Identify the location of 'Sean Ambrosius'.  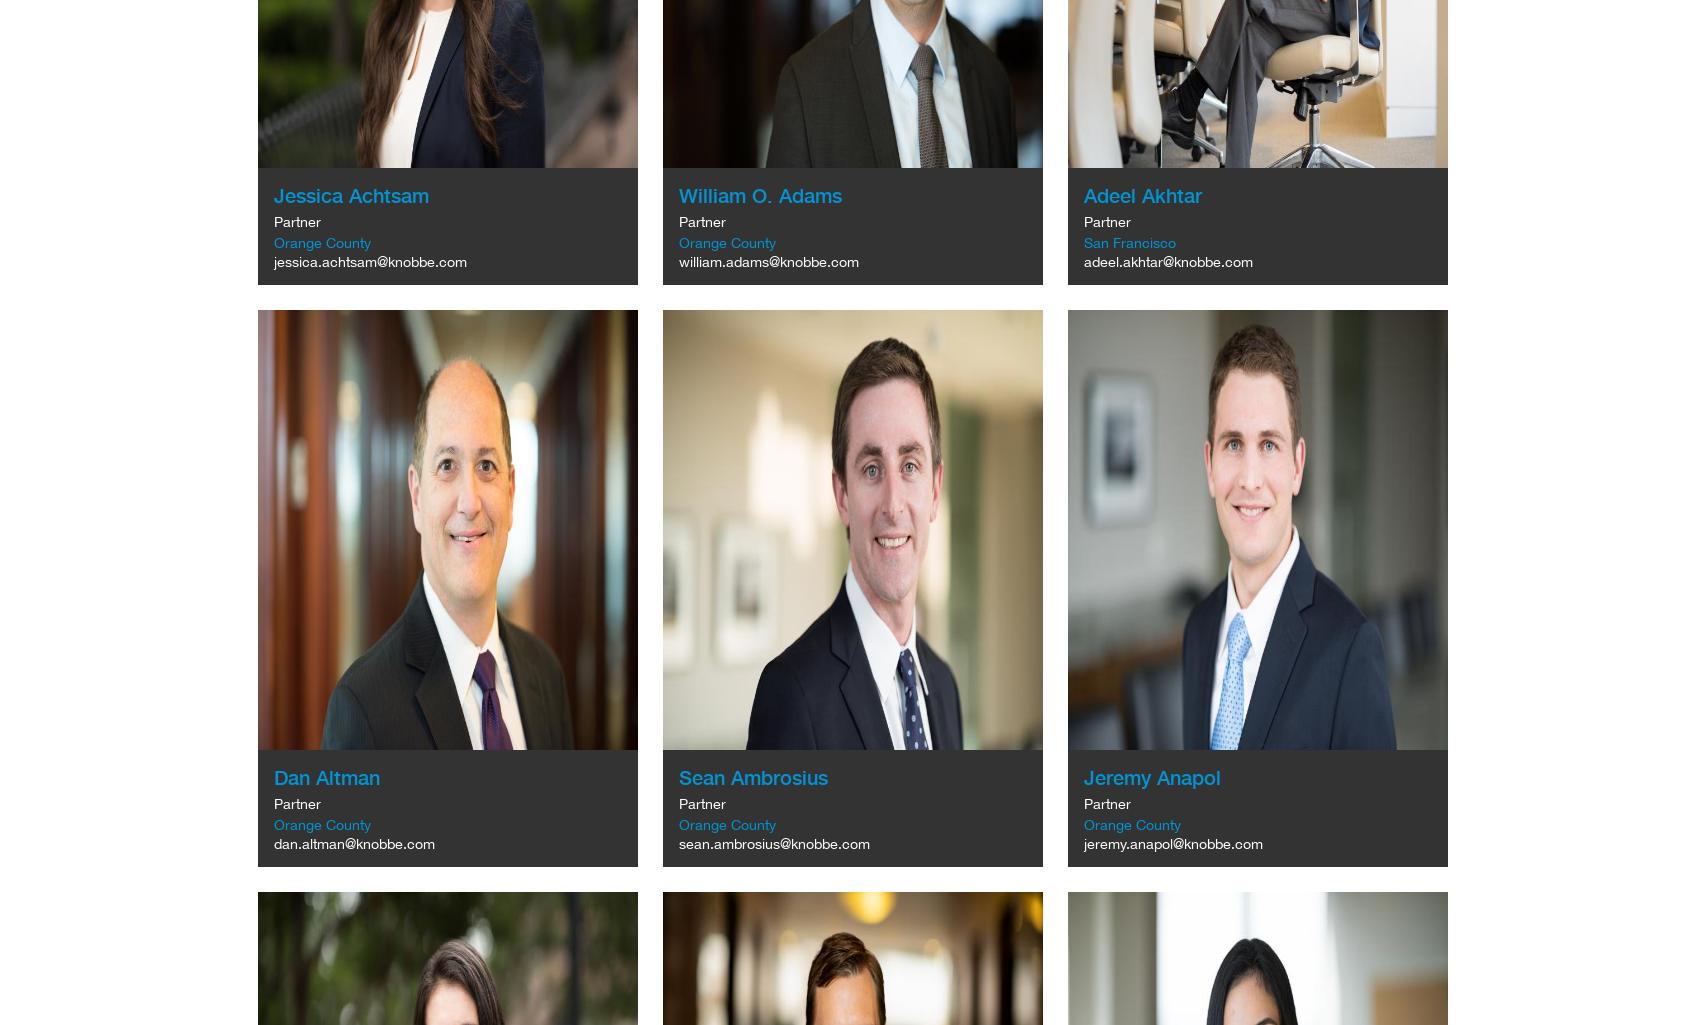
(751, 776).